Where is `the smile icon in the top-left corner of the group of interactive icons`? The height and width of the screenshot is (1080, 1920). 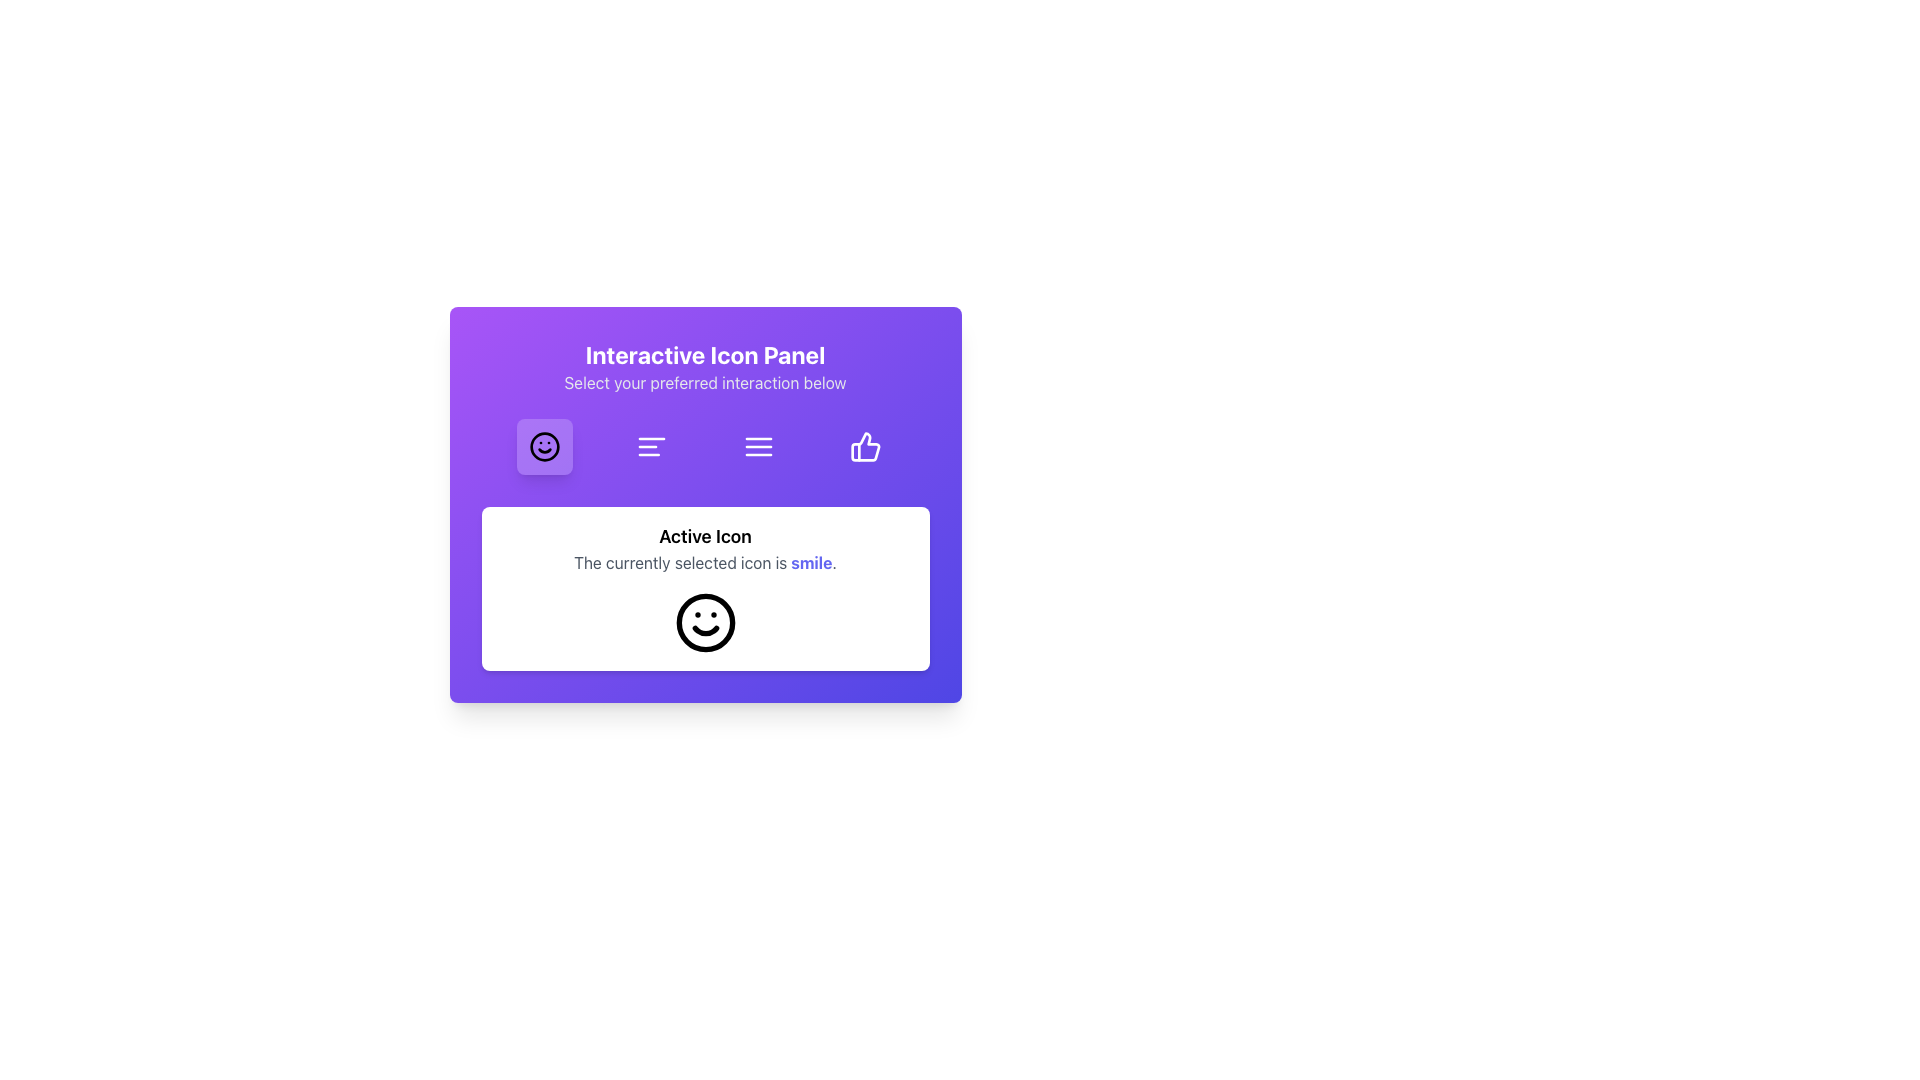
the smile icon in the top-left corner of the group of interactive icons is located at coordinates (544, 446).